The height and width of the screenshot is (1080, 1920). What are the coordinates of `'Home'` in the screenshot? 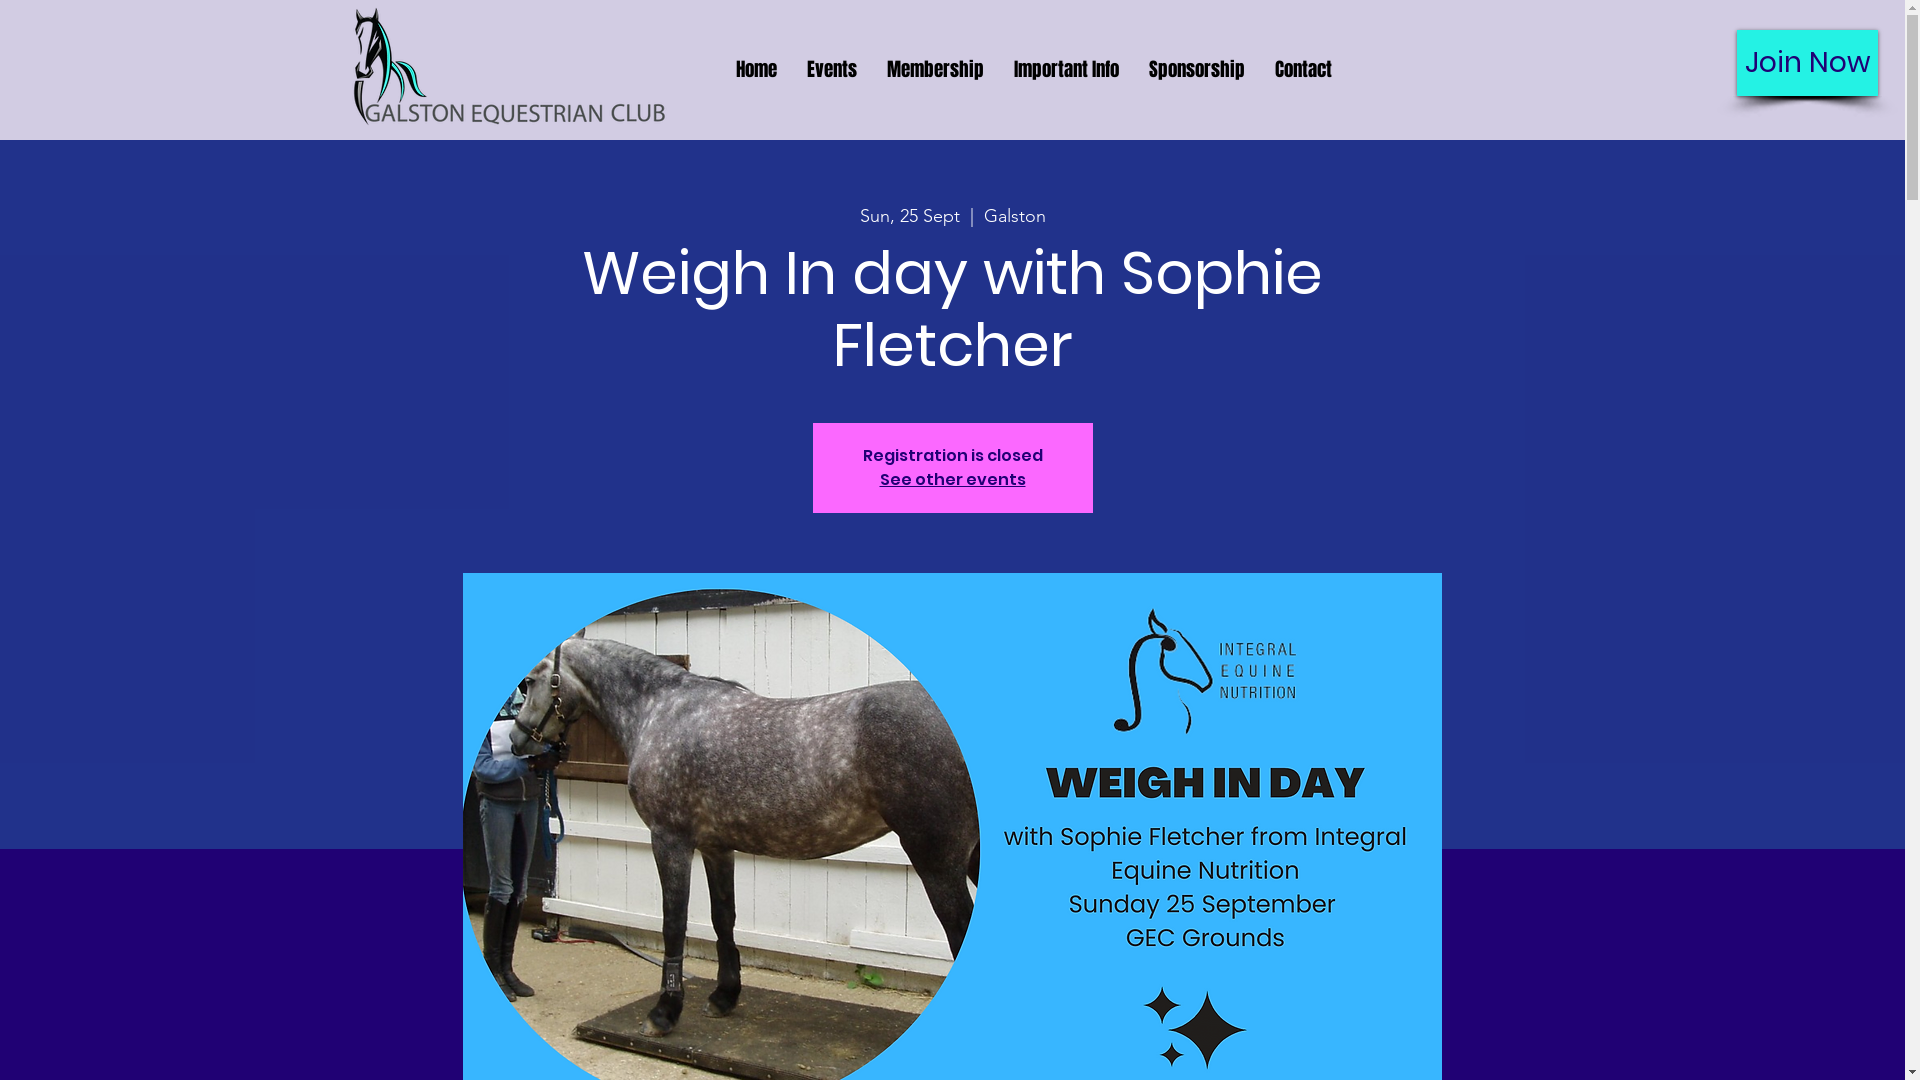 It's located at (754, 68).